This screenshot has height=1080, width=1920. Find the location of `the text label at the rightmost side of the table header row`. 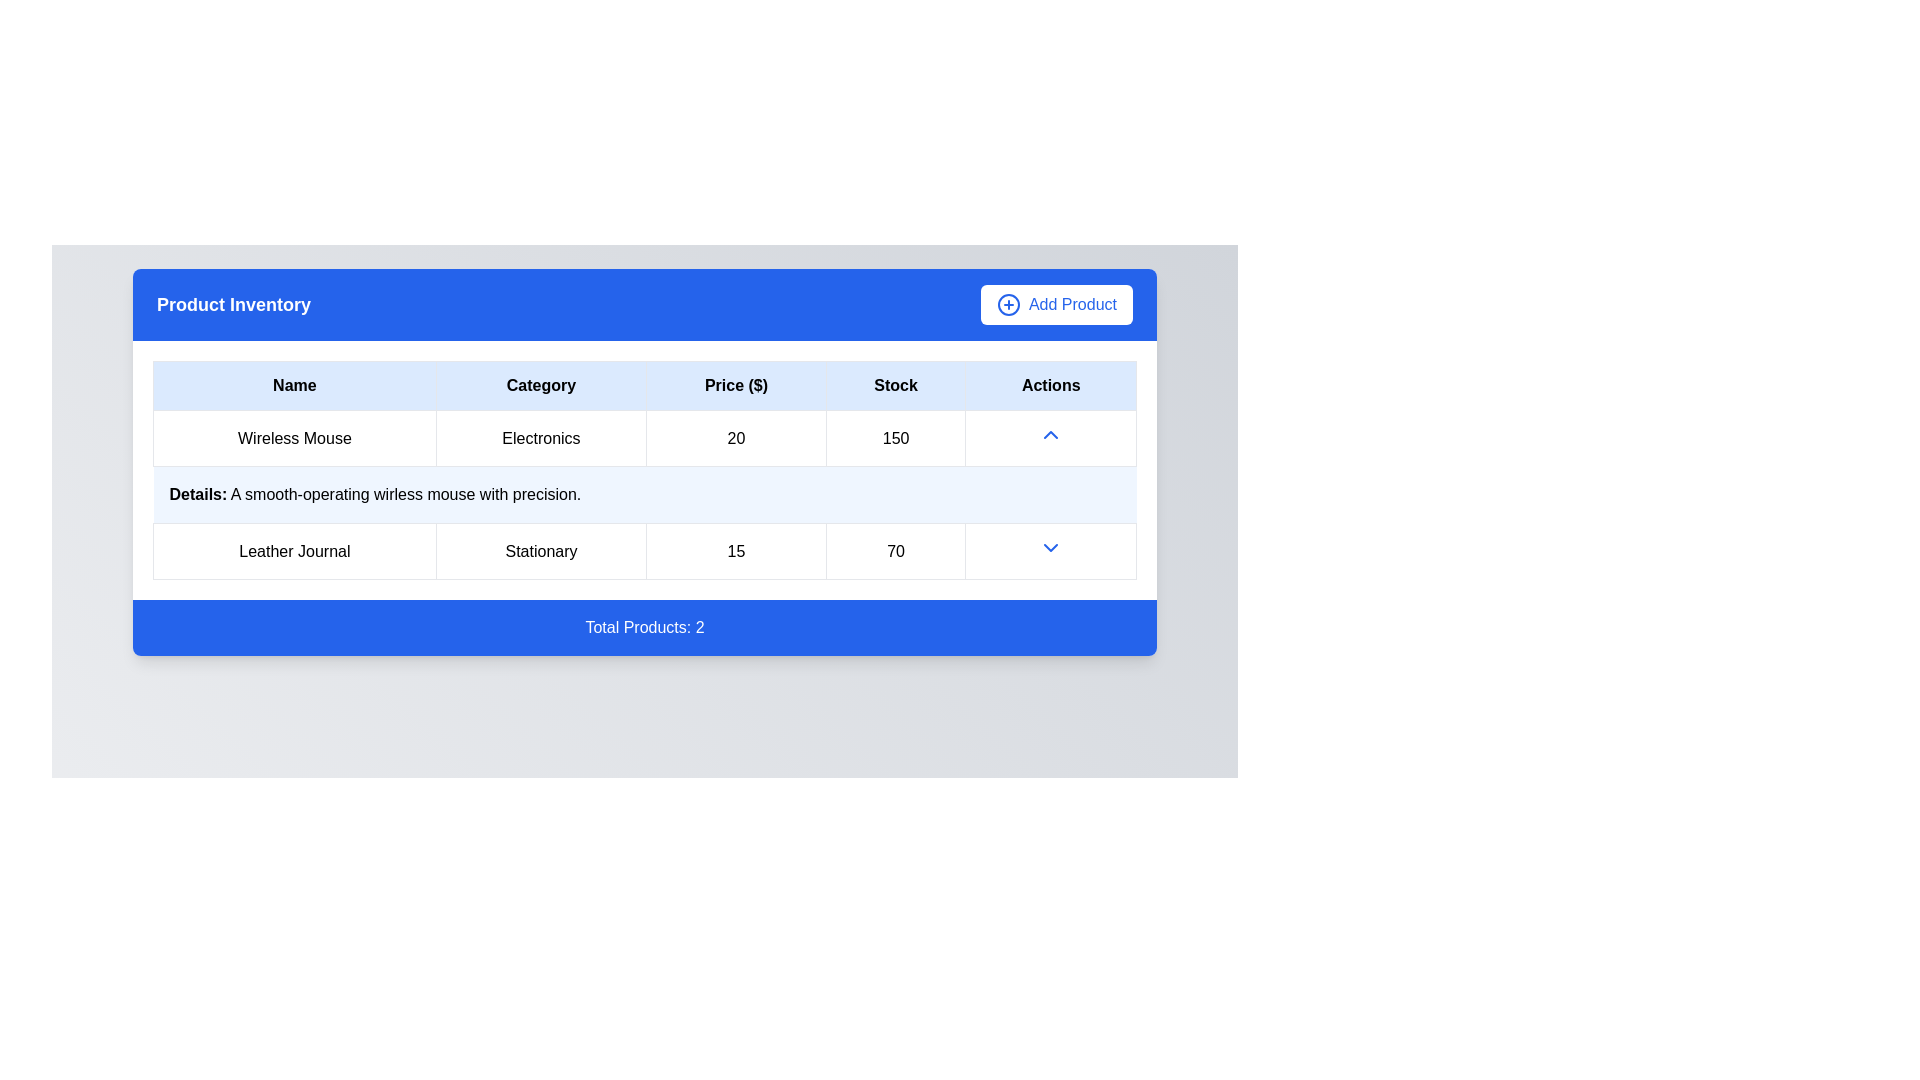

the text label at the rightmost side of the table header row is located at coordinates (1050, 385).